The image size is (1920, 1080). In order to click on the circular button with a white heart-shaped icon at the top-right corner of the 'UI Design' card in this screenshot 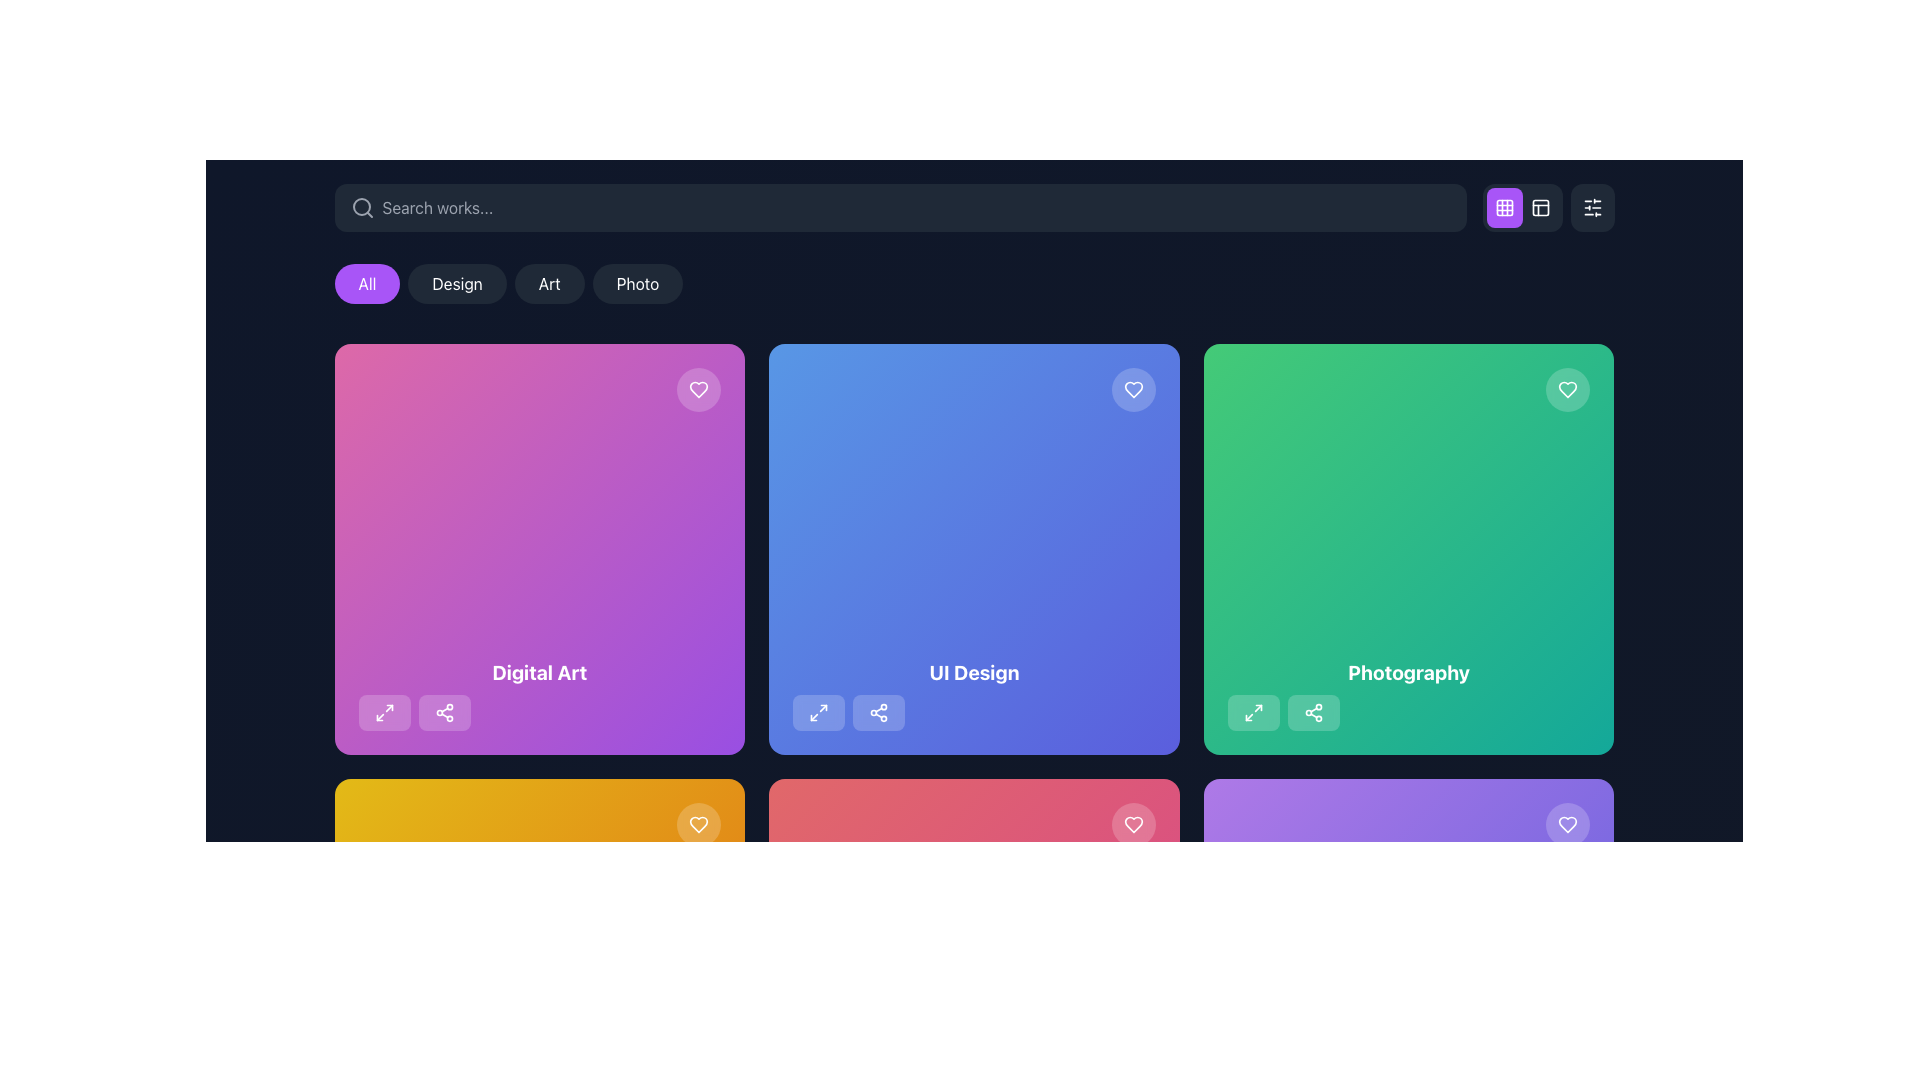, I will do `click(1133, 389)`.